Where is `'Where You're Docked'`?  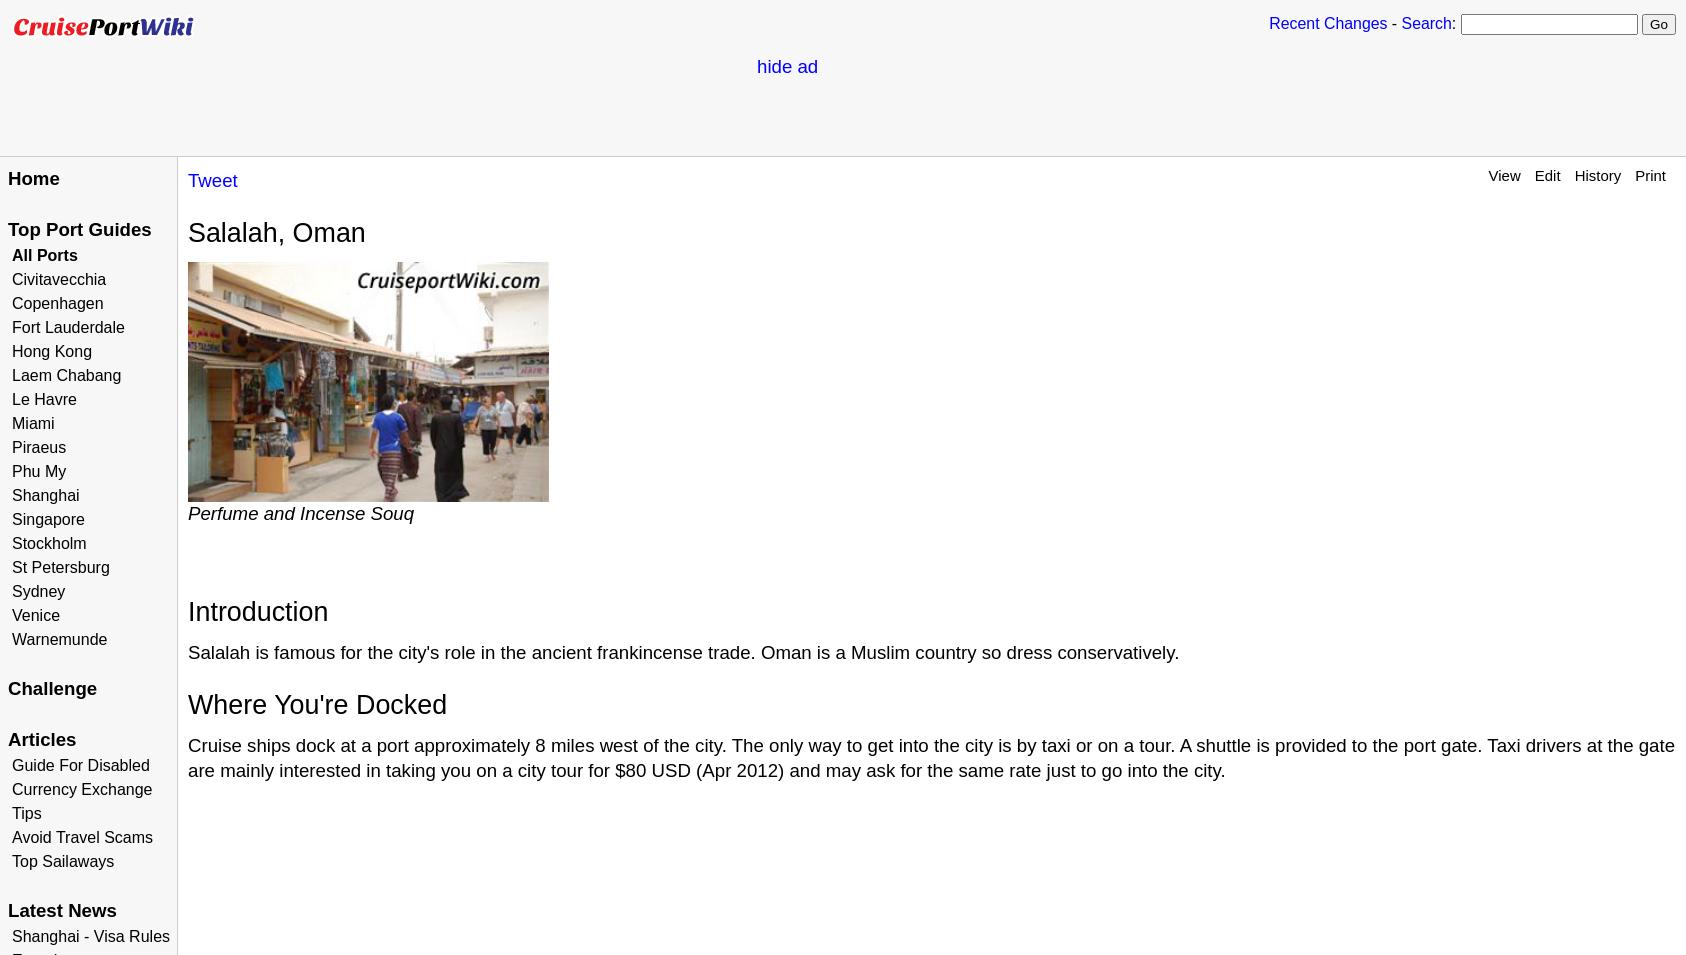 'Where You're Docked' is located at coordinates (316, 703).